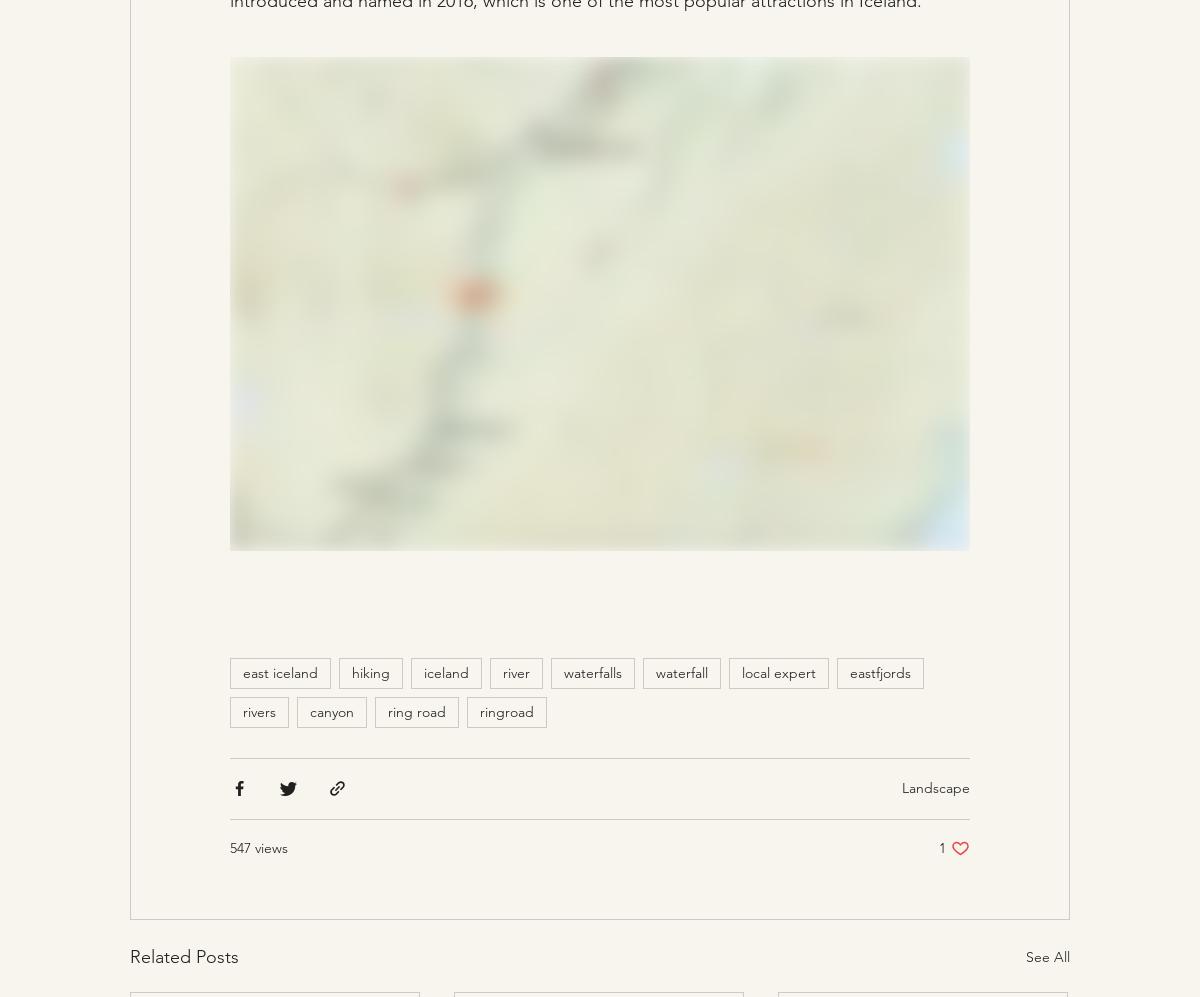  Describe the element at coordinates (1047, 955) in the screenshot. I see `'See All'` at that location.